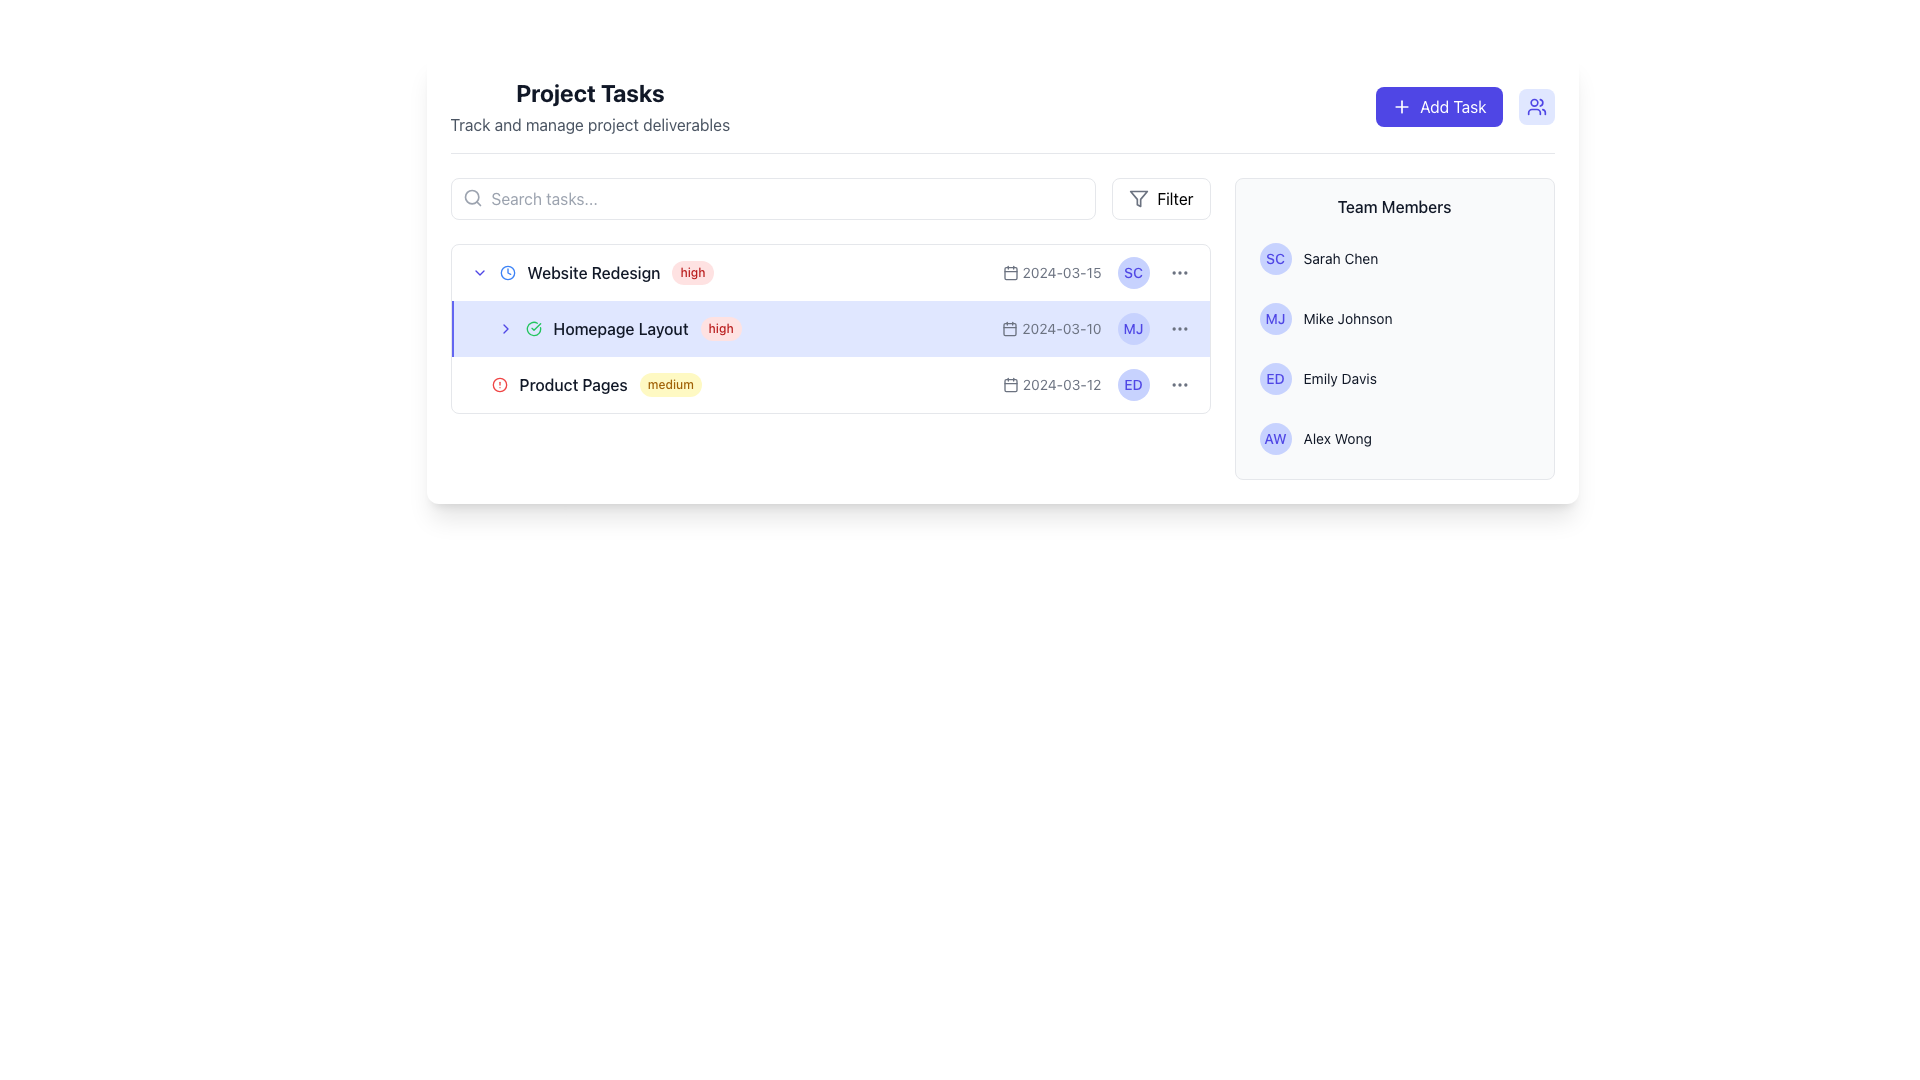  I want to click on the Header text indicating 'Project Tasks', which is the primary title located near the top-left area of the interface, above the subtitle 'Track and manage project deliverables', so click(589, 92).